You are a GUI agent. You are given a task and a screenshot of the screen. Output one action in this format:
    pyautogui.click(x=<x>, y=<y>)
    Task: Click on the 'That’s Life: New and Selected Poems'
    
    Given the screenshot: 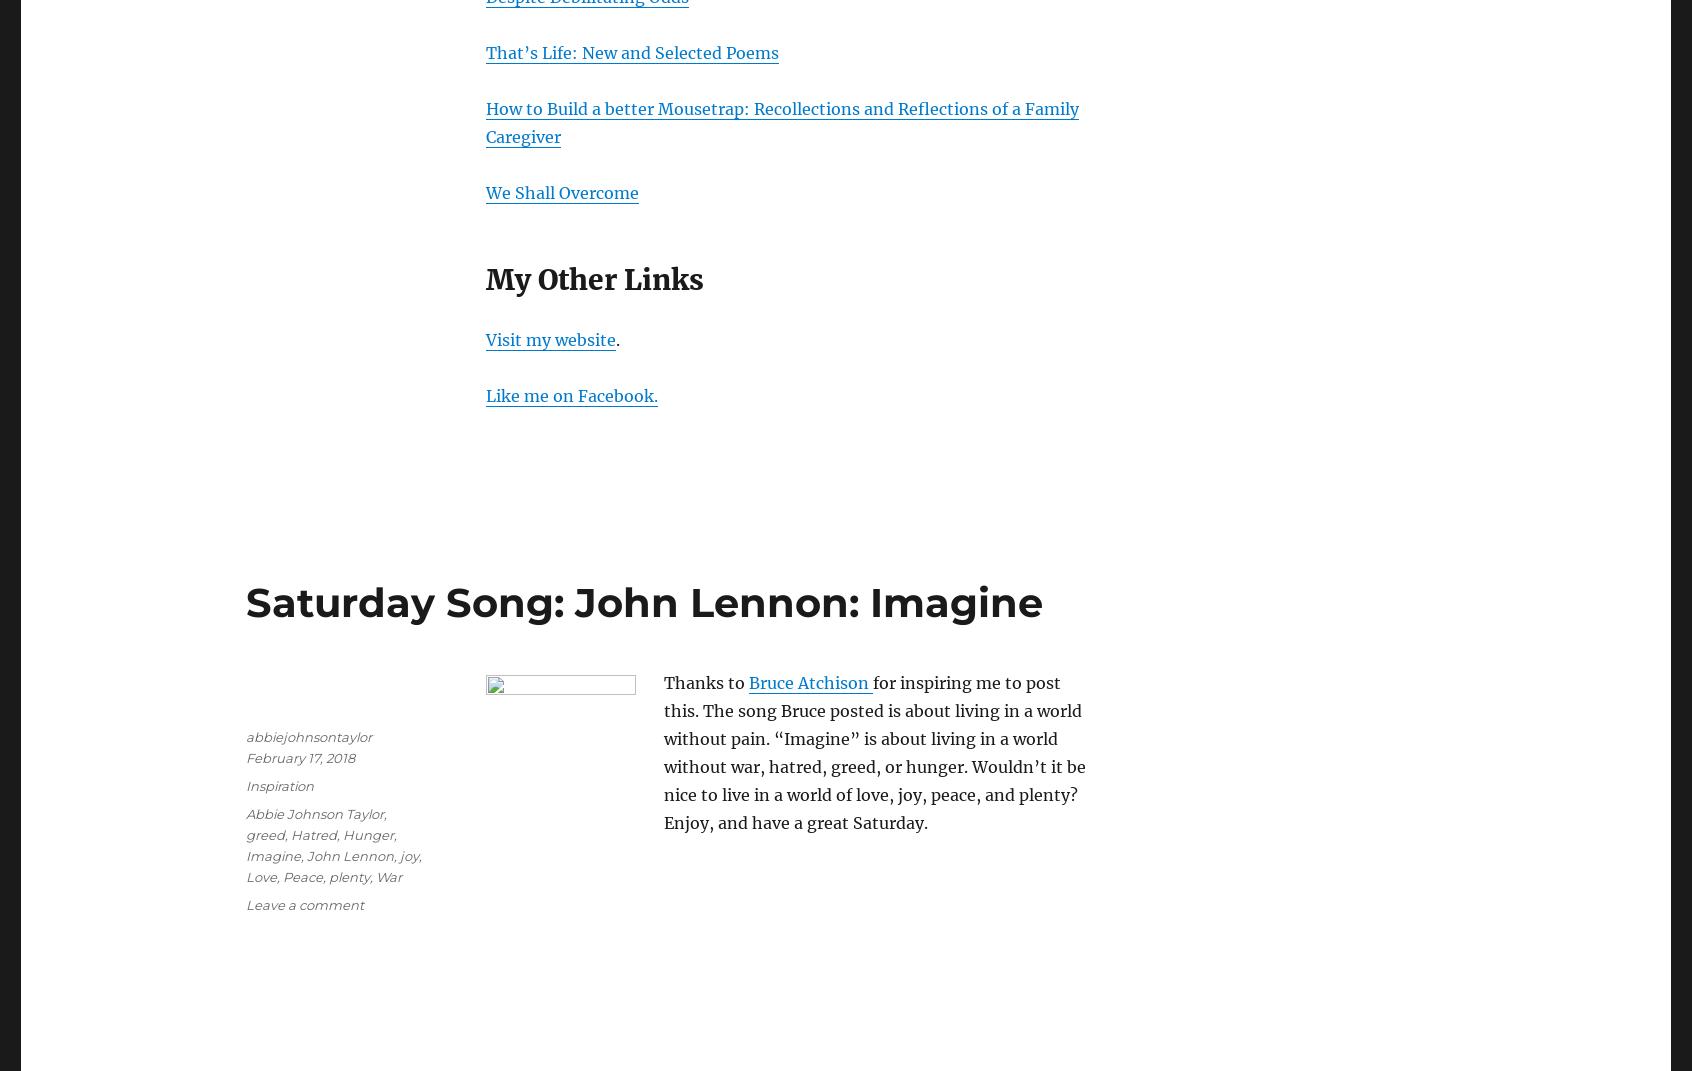 What is the action you would take?
    pyautogui.click(x=631, y=51)
    